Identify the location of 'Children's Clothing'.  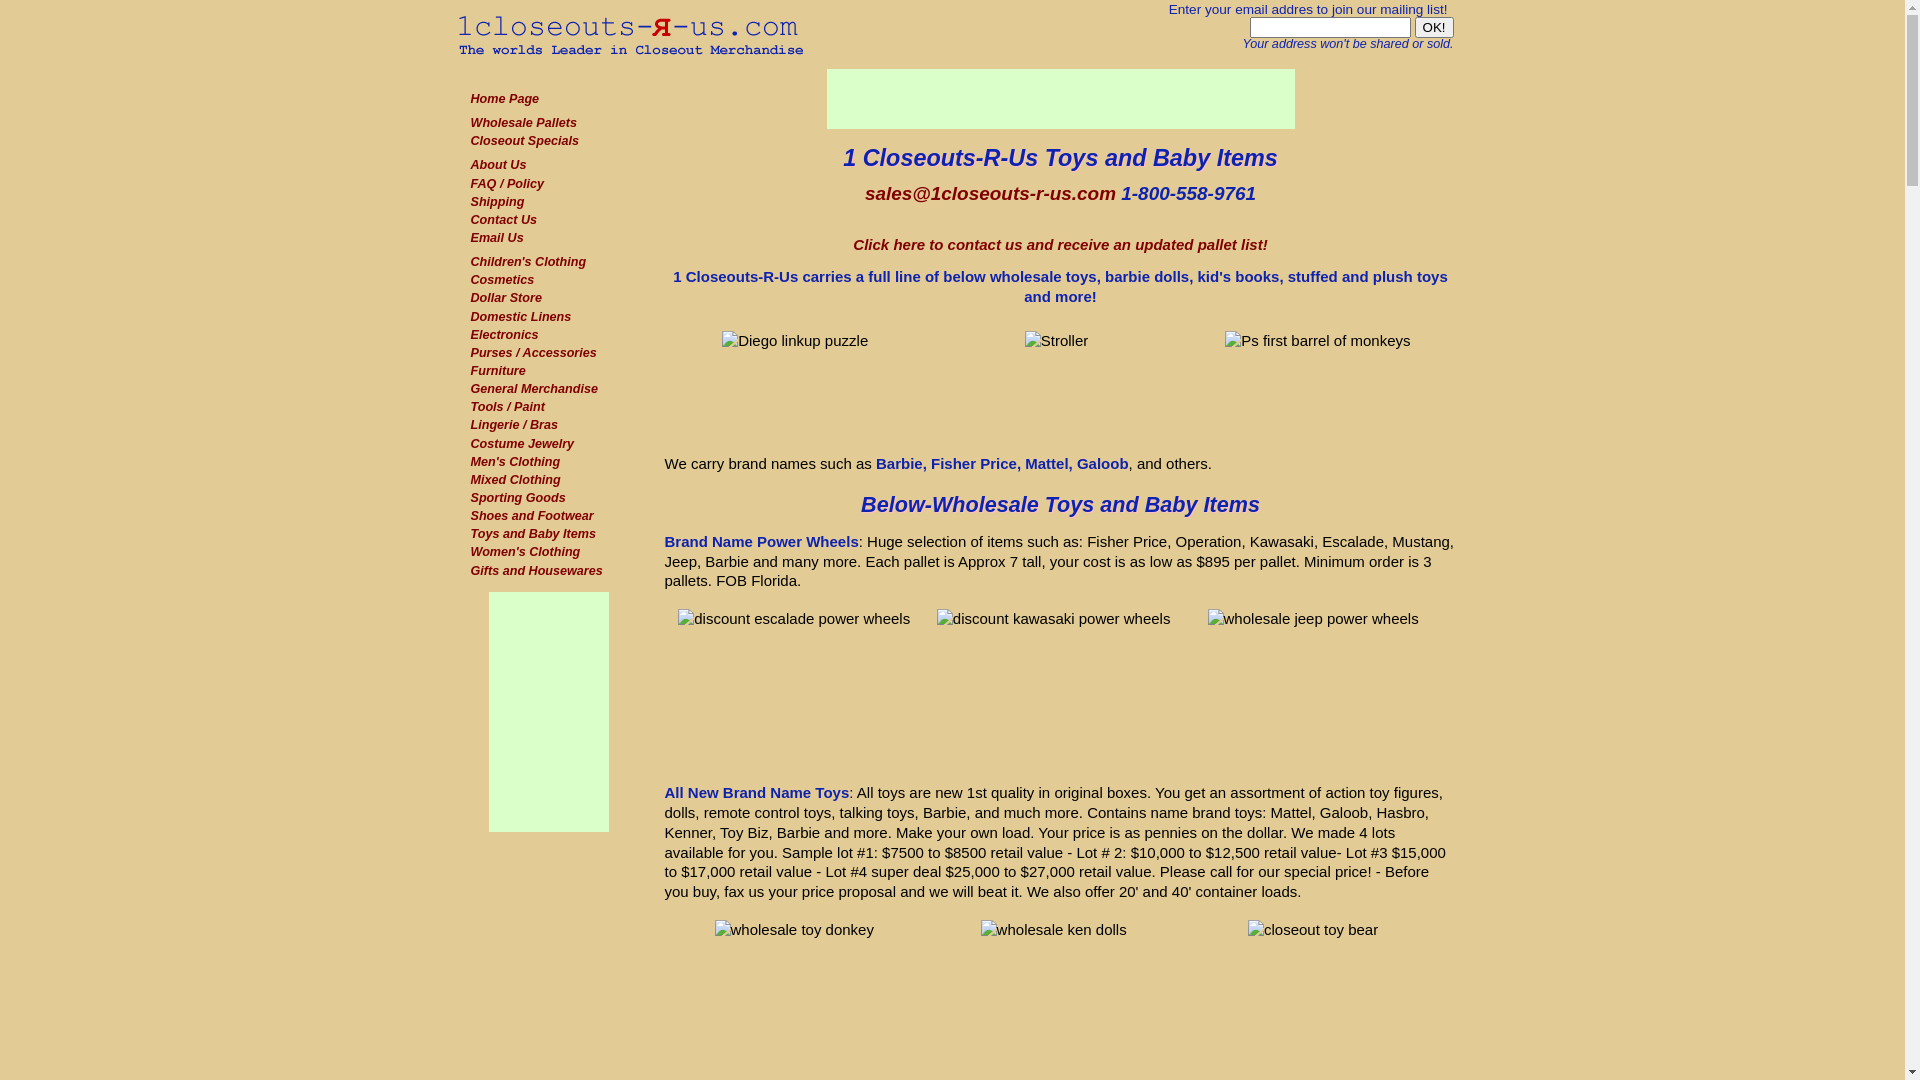
(528, 261).